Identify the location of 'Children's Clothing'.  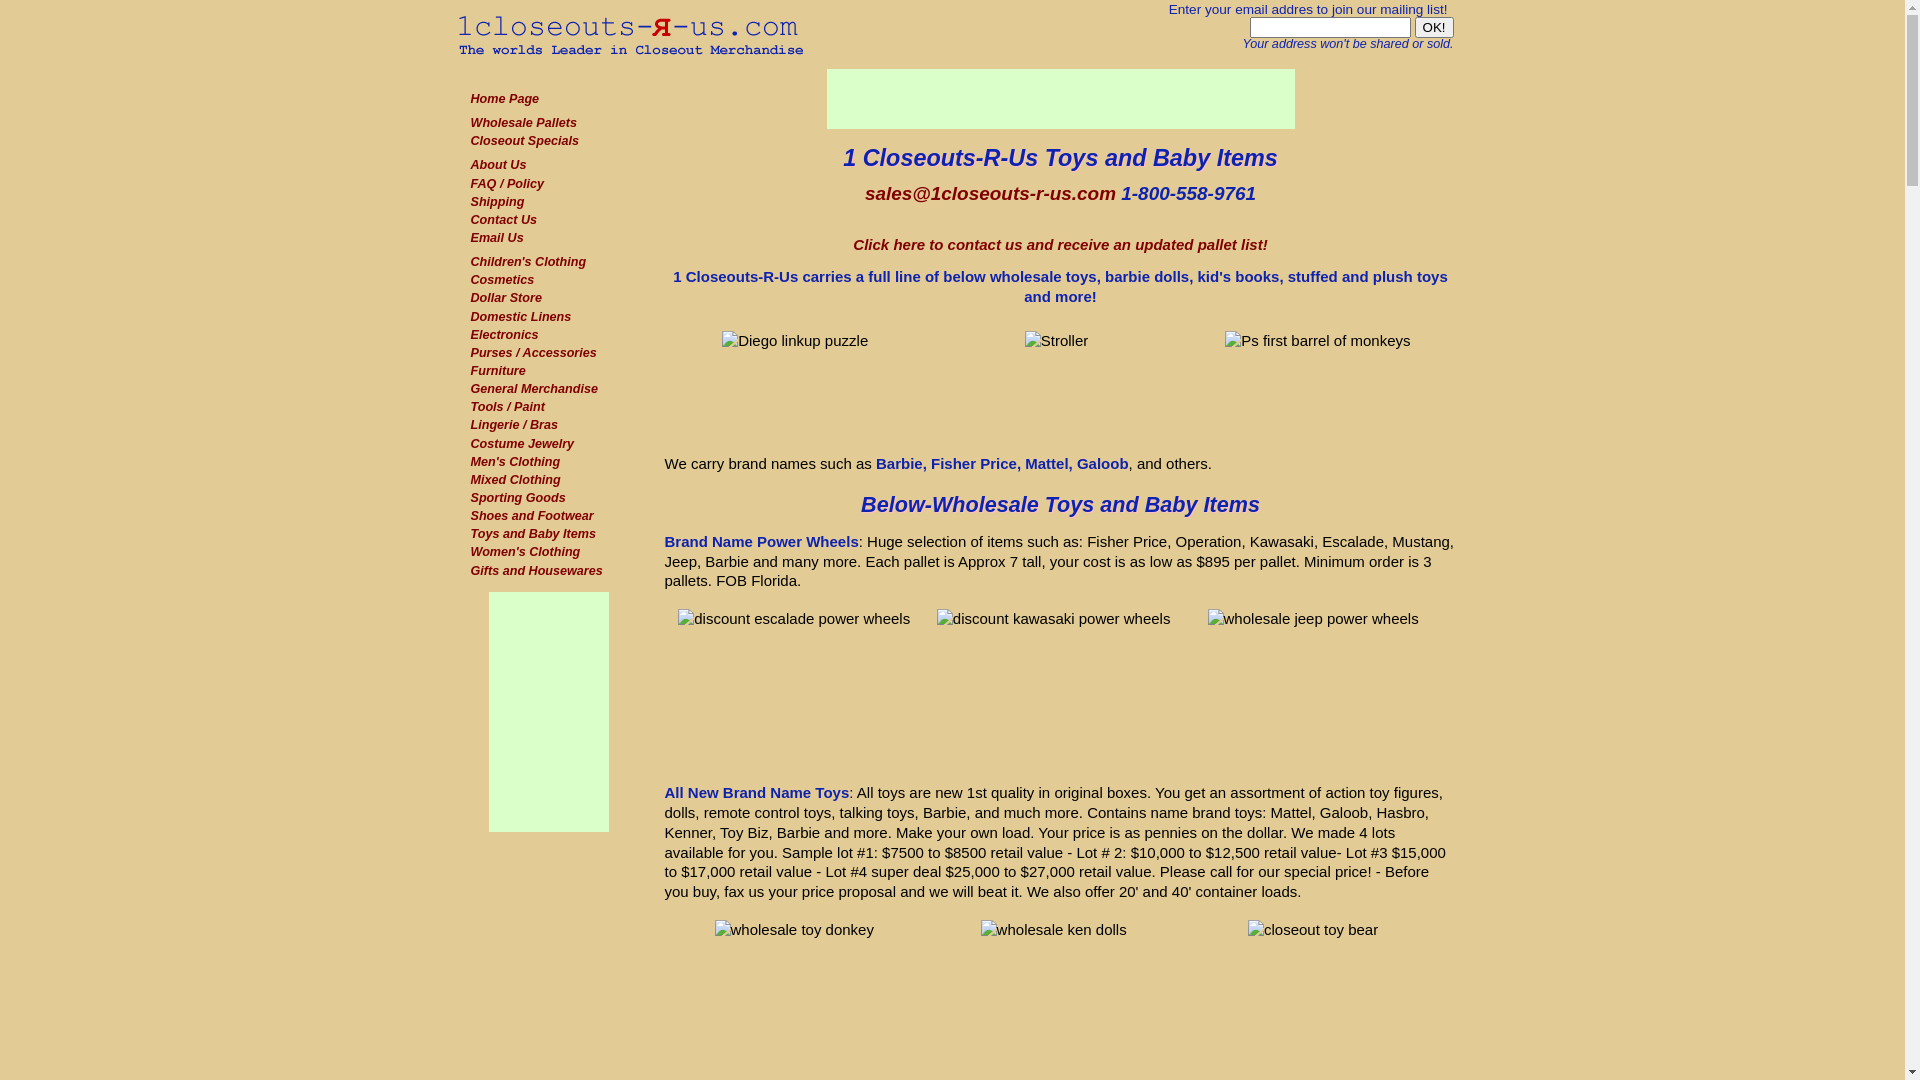
(528, 261).